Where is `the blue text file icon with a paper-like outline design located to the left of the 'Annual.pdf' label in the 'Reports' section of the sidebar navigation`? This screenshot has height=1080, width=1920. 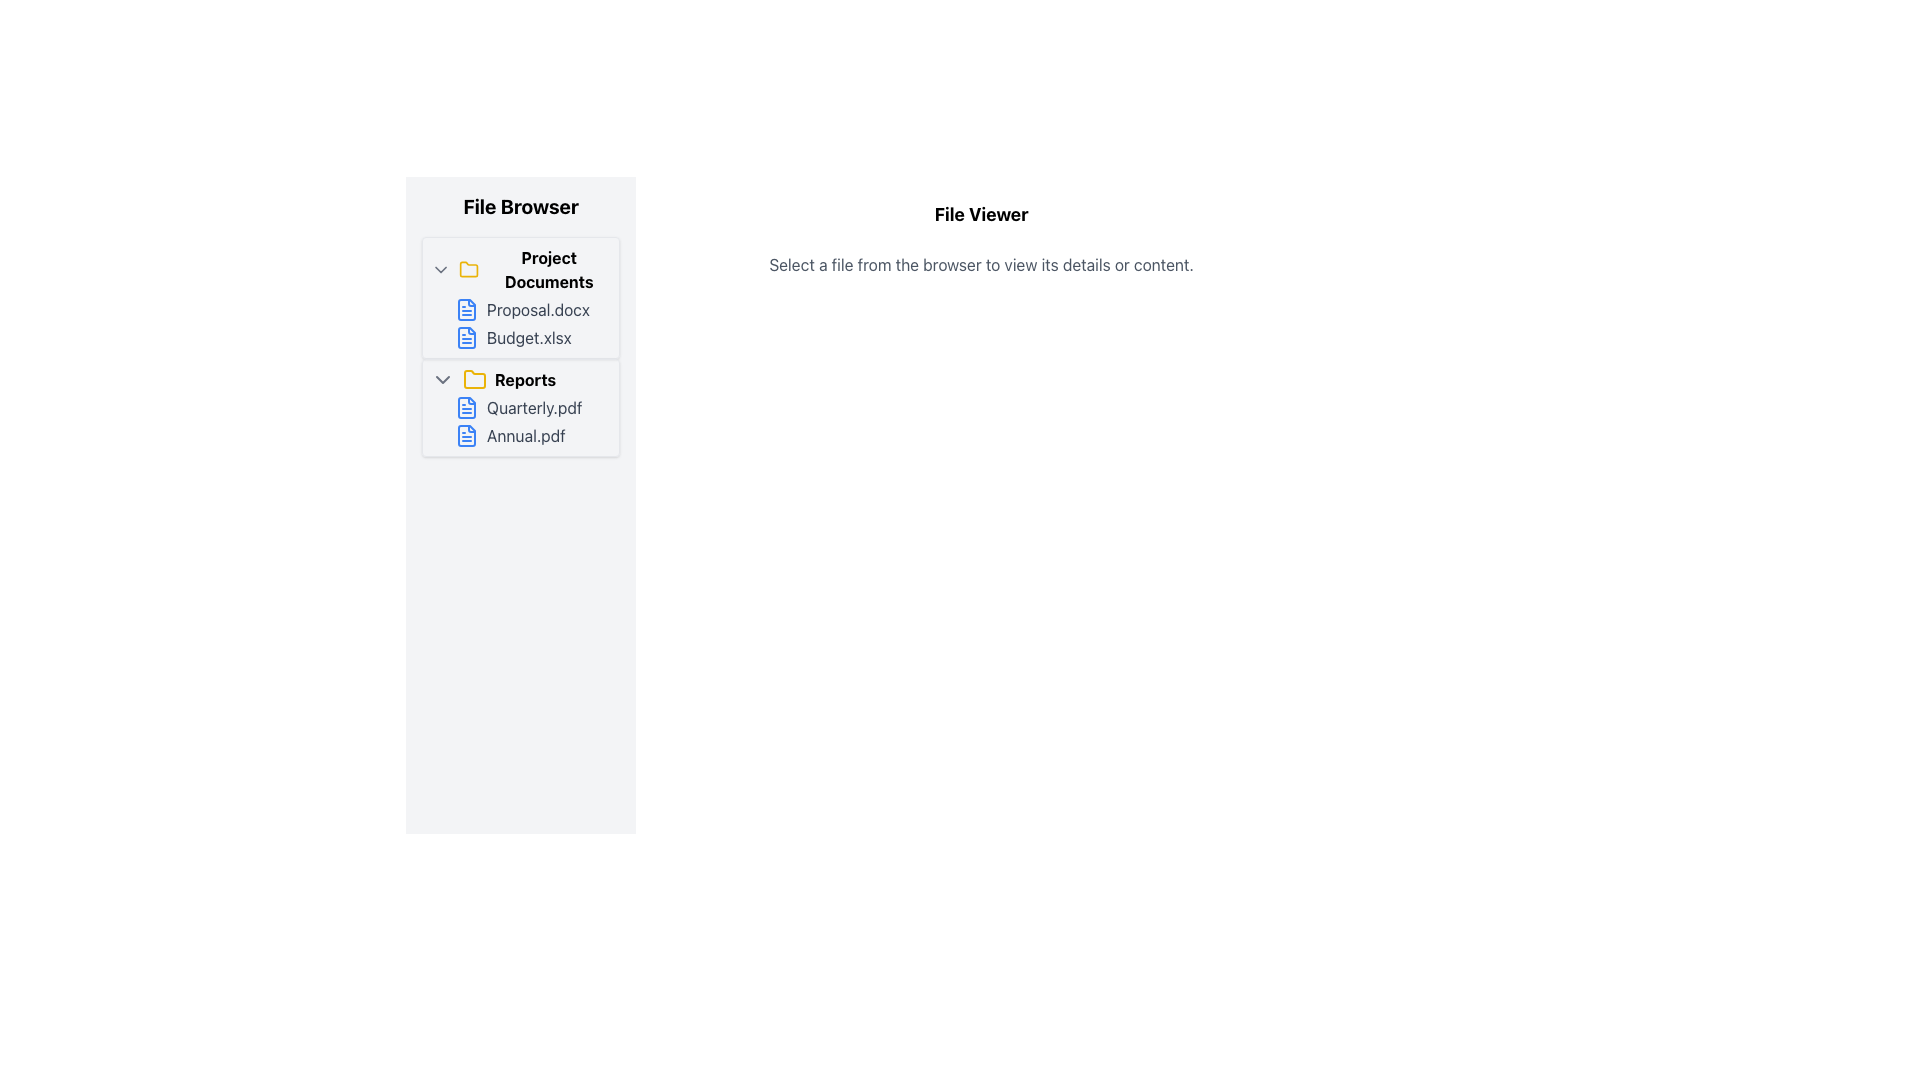
the blue text file icon with a paper-like outline design located to the left of the 'Annual.pdf' label in the 'Reports' section of the sidebar navigation is located at coordinates (465, 434).